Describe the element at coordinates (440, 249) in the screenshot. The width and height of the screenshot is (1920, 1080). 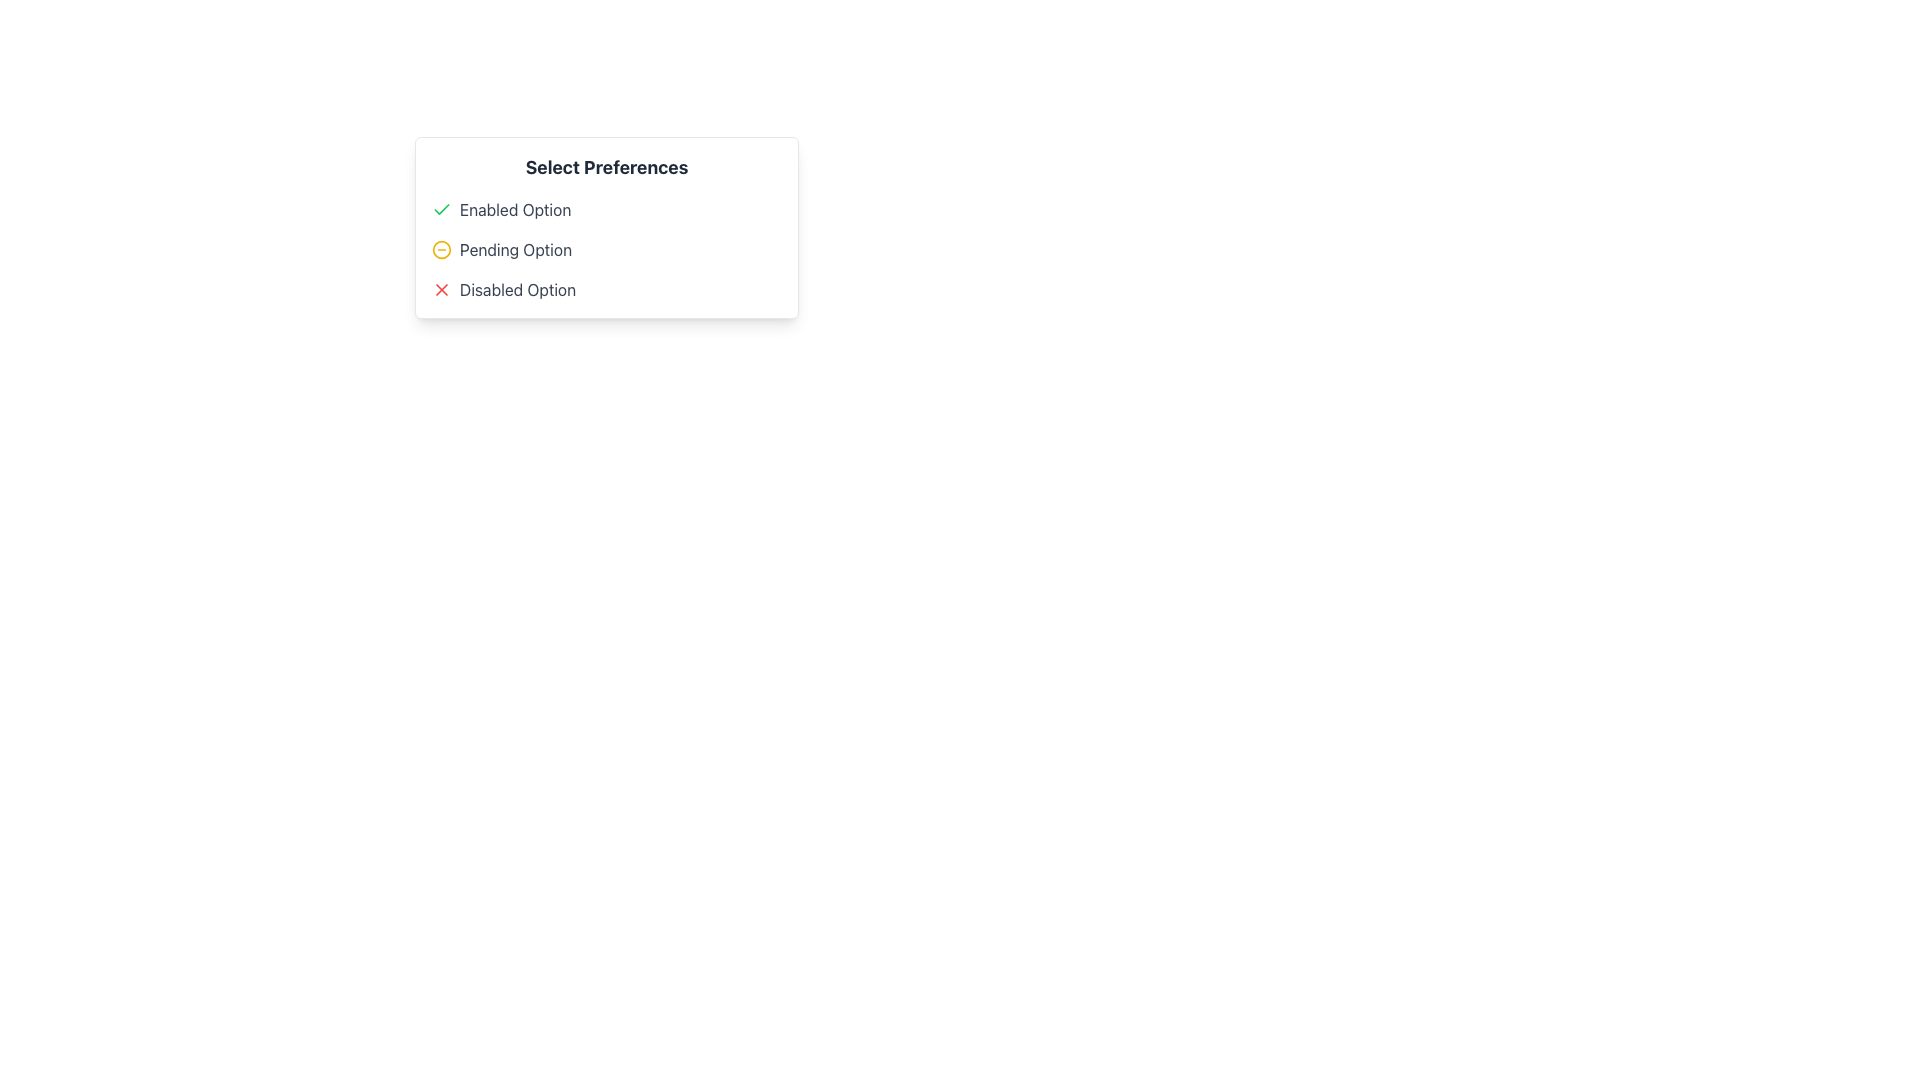
I see `the circular part of the 'circle-minus' icon representing an incomplete or pending status located to the left of the text 'Pending Option' in the preference selection list` at that location.